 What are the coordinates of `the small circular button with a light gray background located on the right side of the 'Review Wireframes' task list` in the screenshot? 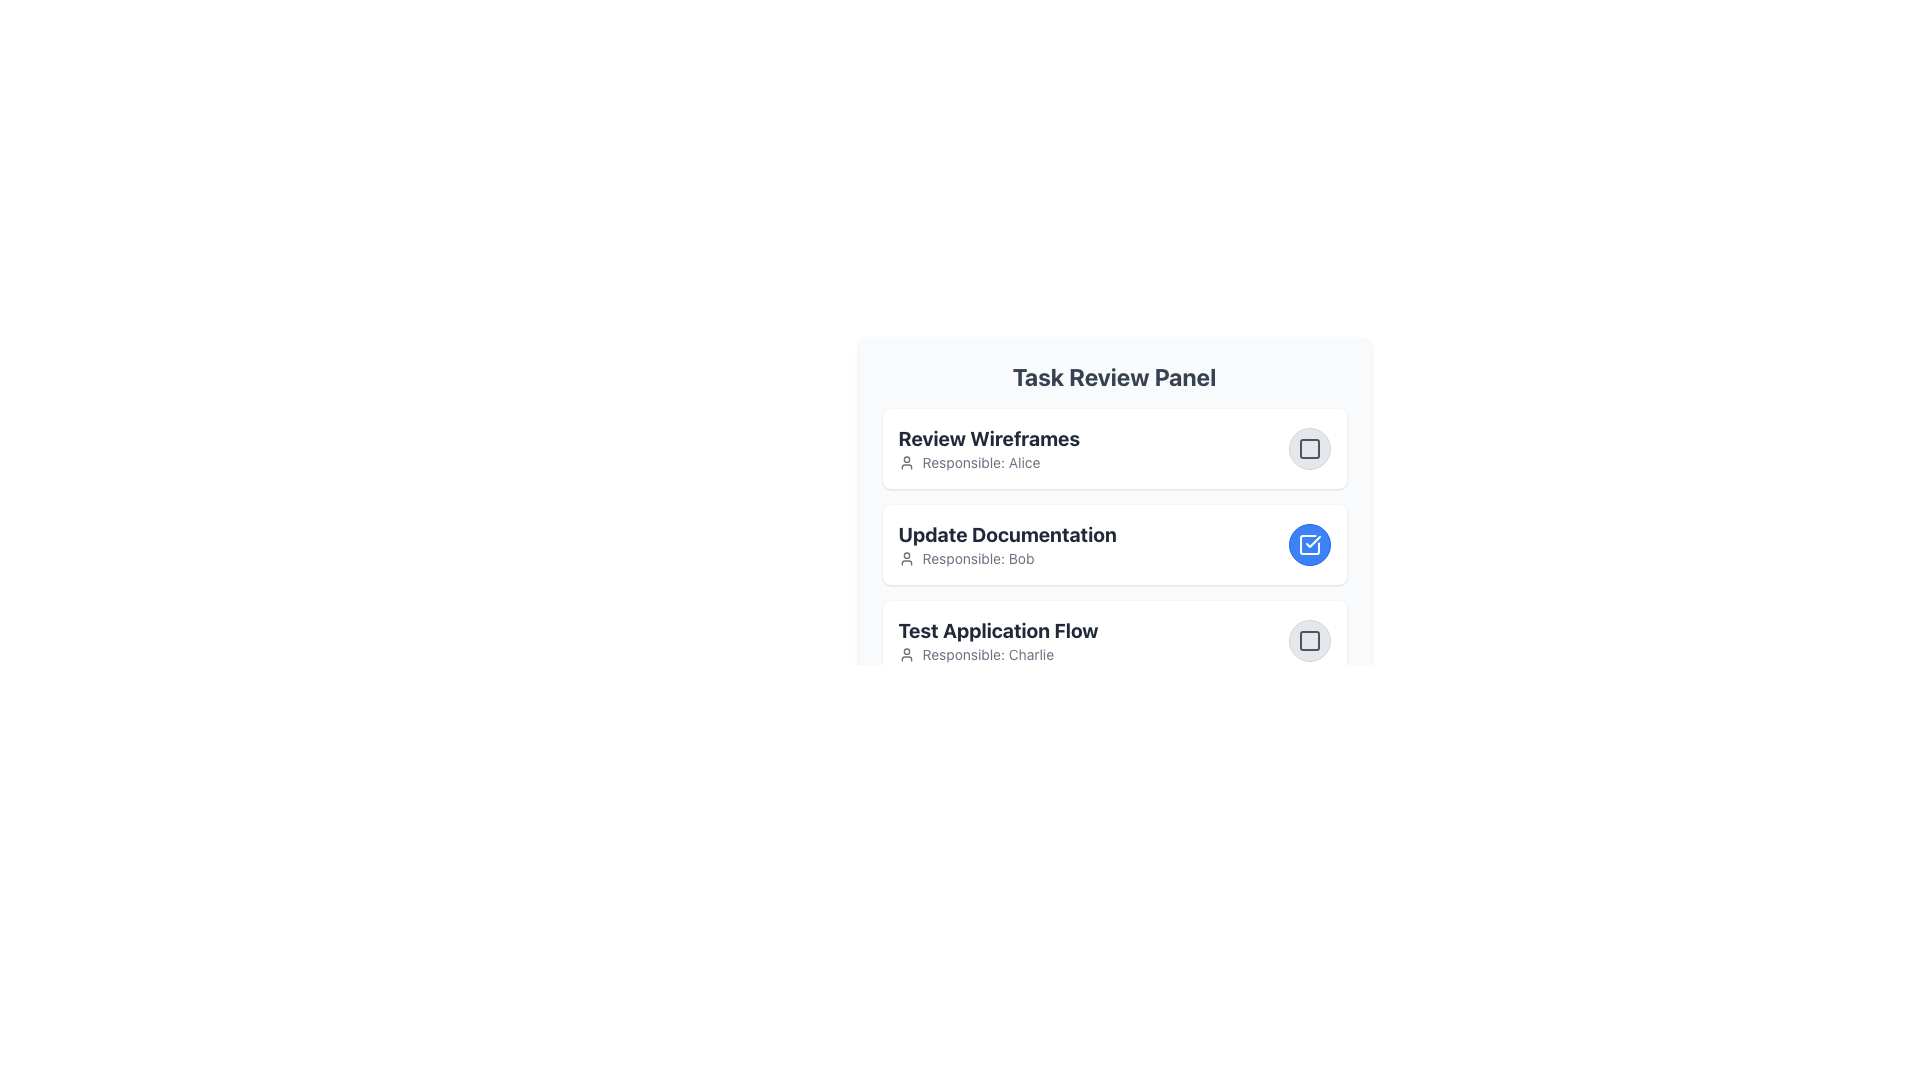 It's located at (1309, 447).